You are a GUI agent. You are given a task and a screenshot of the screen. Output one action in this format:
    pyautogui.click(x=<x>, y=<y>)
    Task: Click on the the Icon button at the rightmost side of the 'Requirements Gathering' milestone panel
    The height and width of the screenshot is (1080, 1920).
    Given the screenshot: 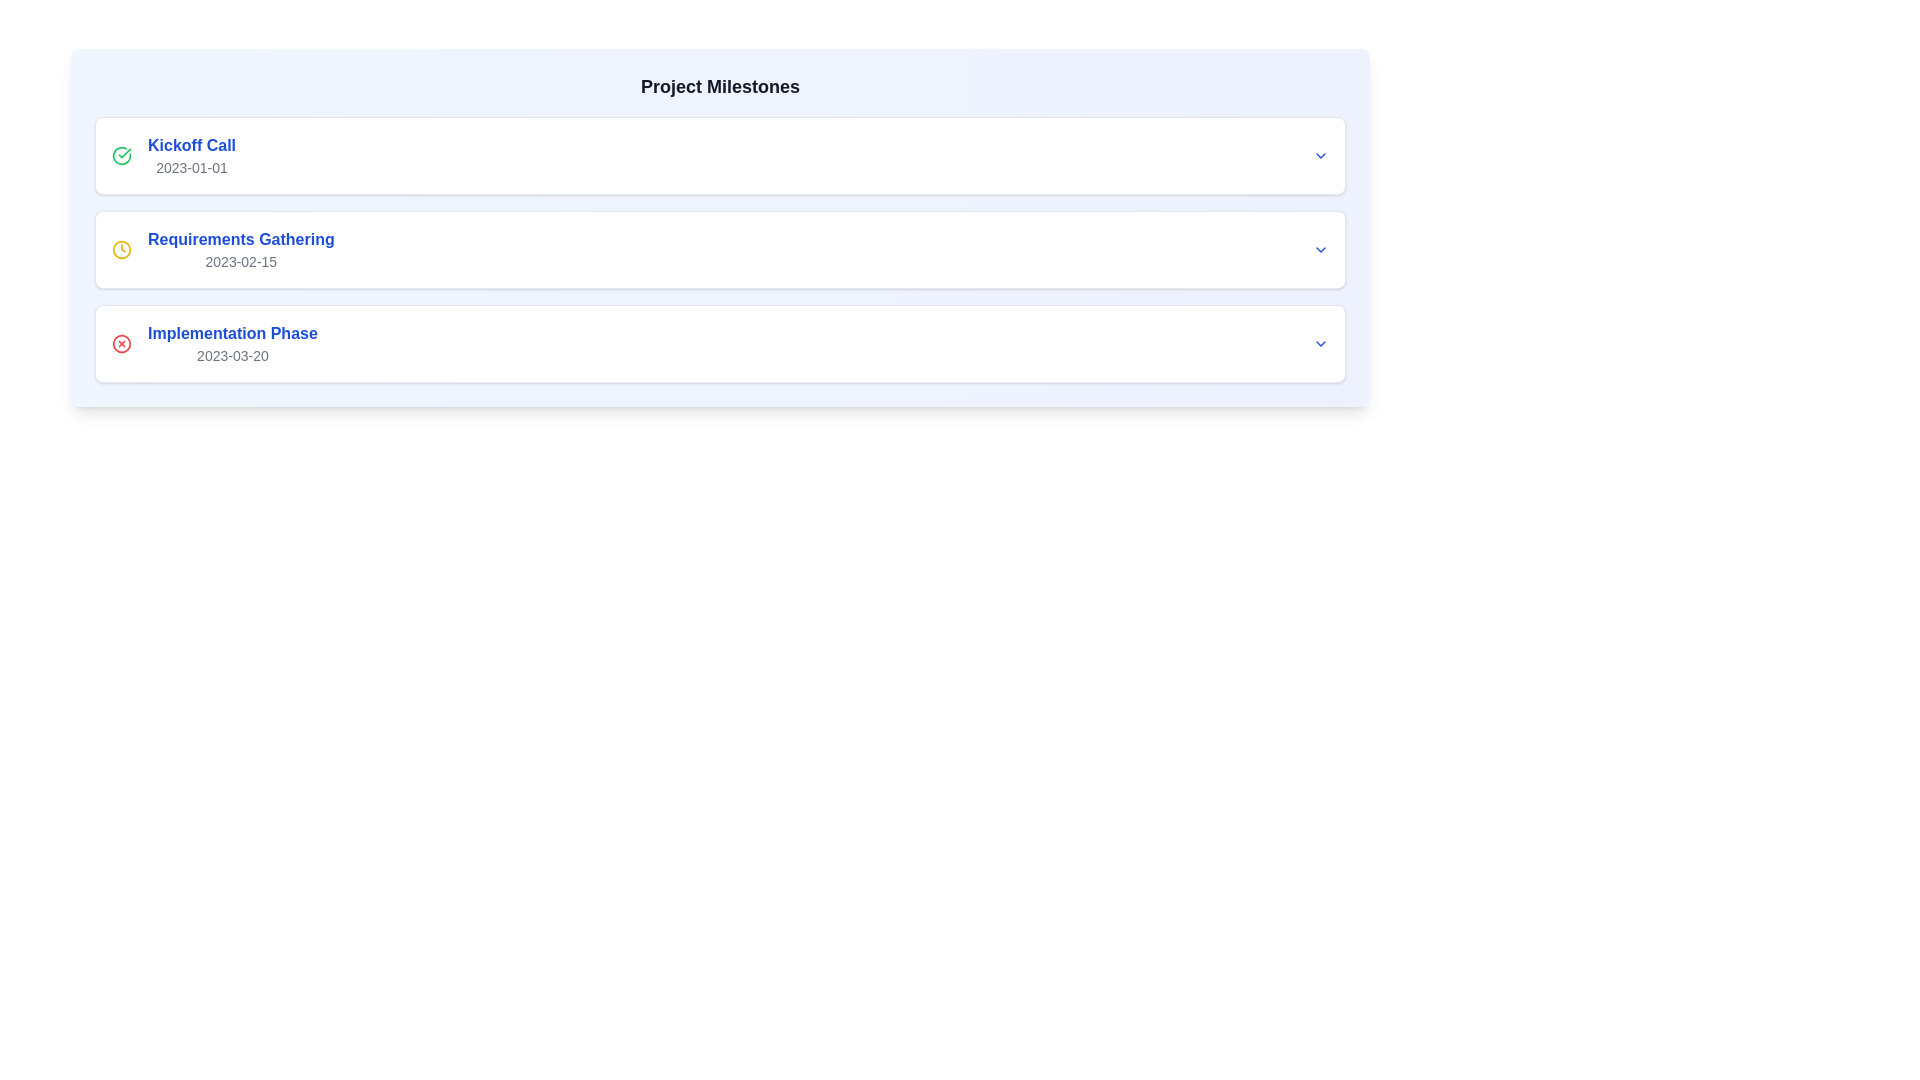 What is the action you would take?
    pyautogui.click(x=1320, y=249)
    